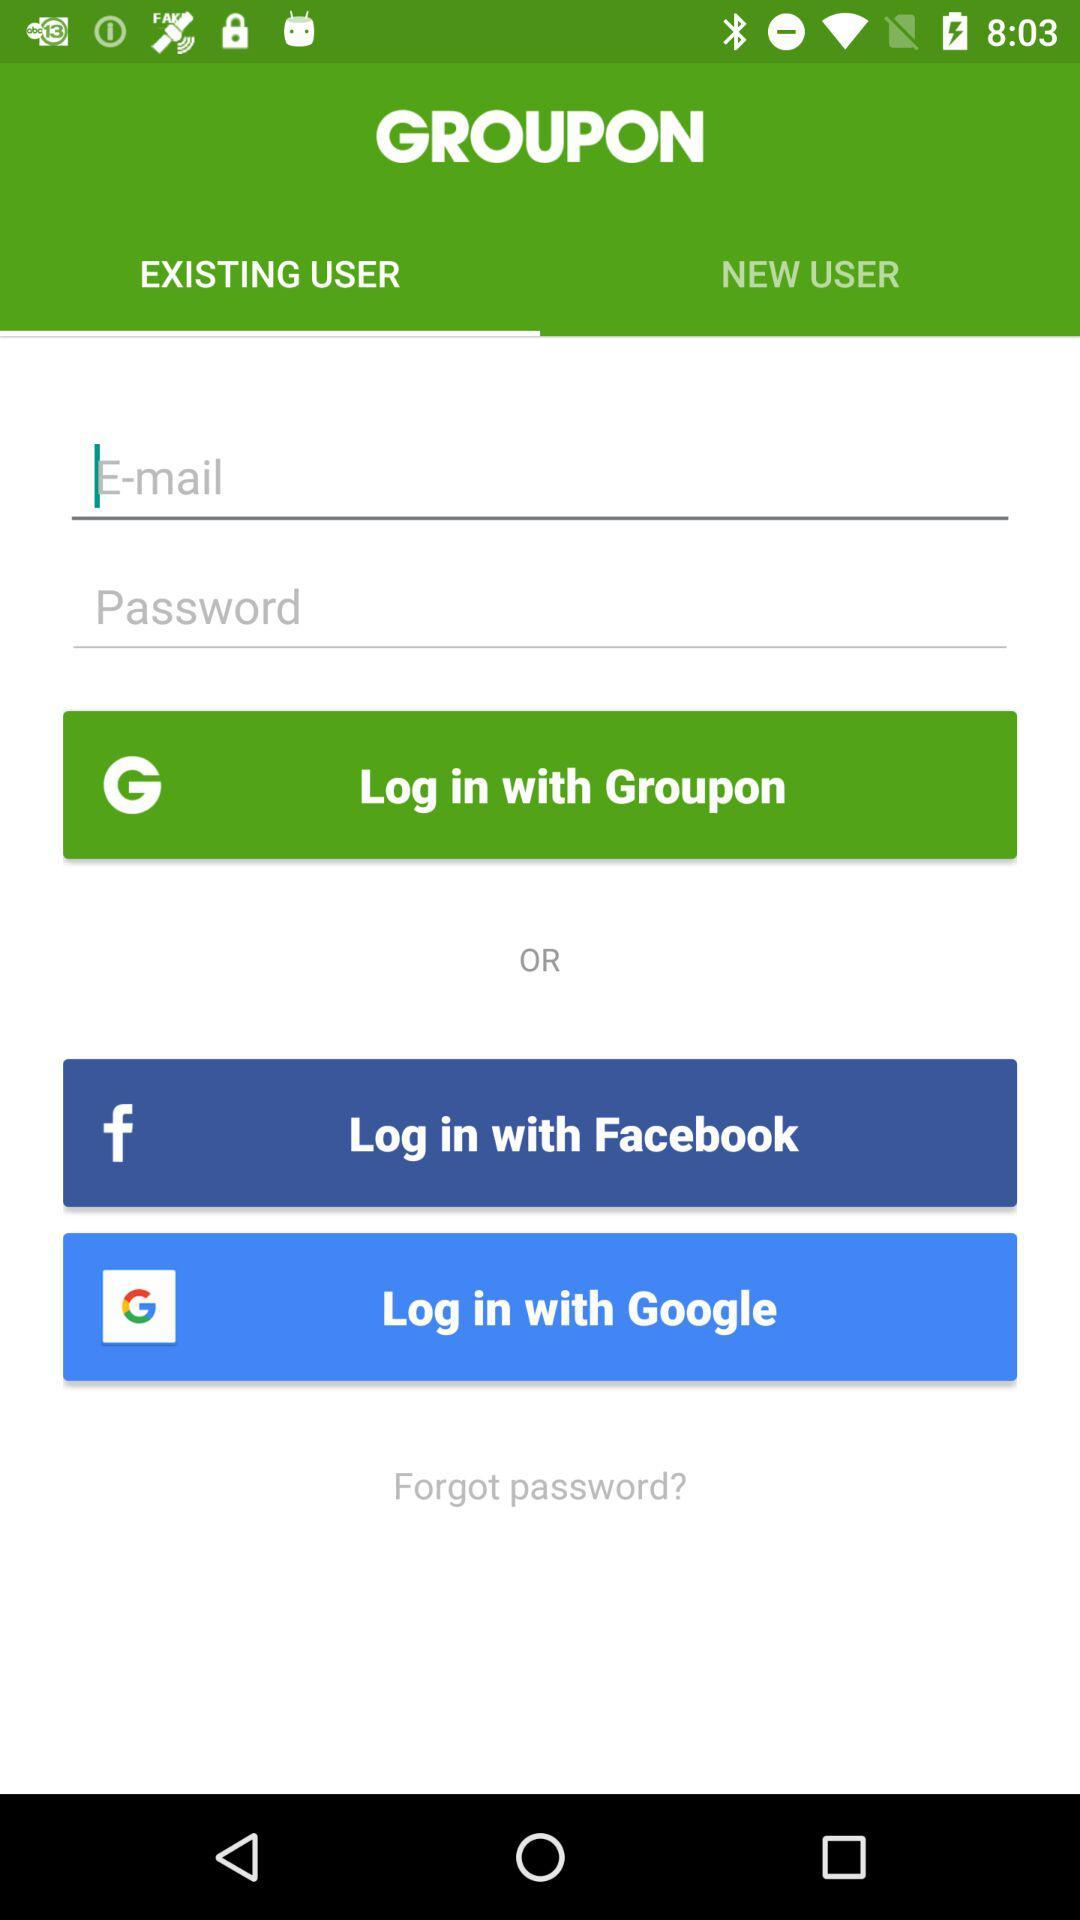 This screenshot has width=1080, height=1920. I want to click on password field, so click(540, 605).